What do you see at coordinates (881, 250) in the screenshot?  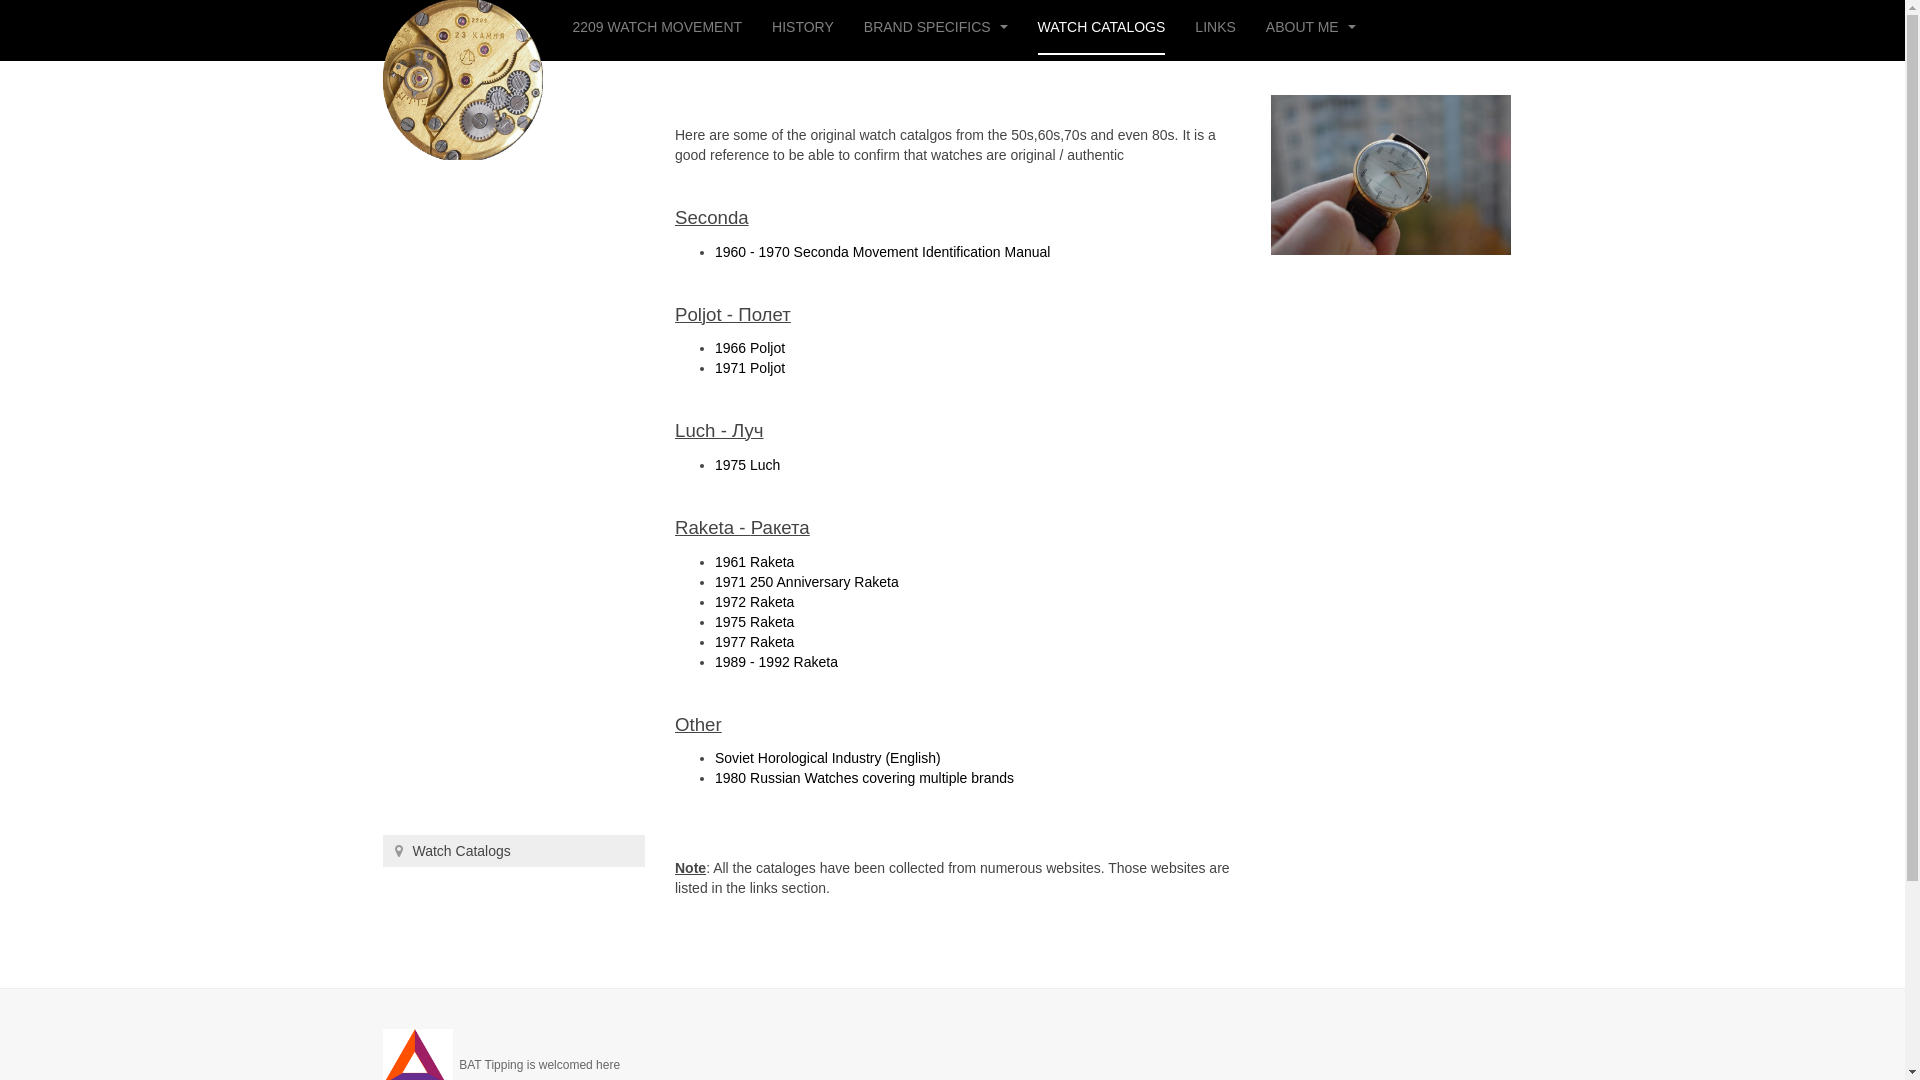 I see `'1960 - 1970 Seconda Movement Identification Manual'` at bounding box center [881, 250].